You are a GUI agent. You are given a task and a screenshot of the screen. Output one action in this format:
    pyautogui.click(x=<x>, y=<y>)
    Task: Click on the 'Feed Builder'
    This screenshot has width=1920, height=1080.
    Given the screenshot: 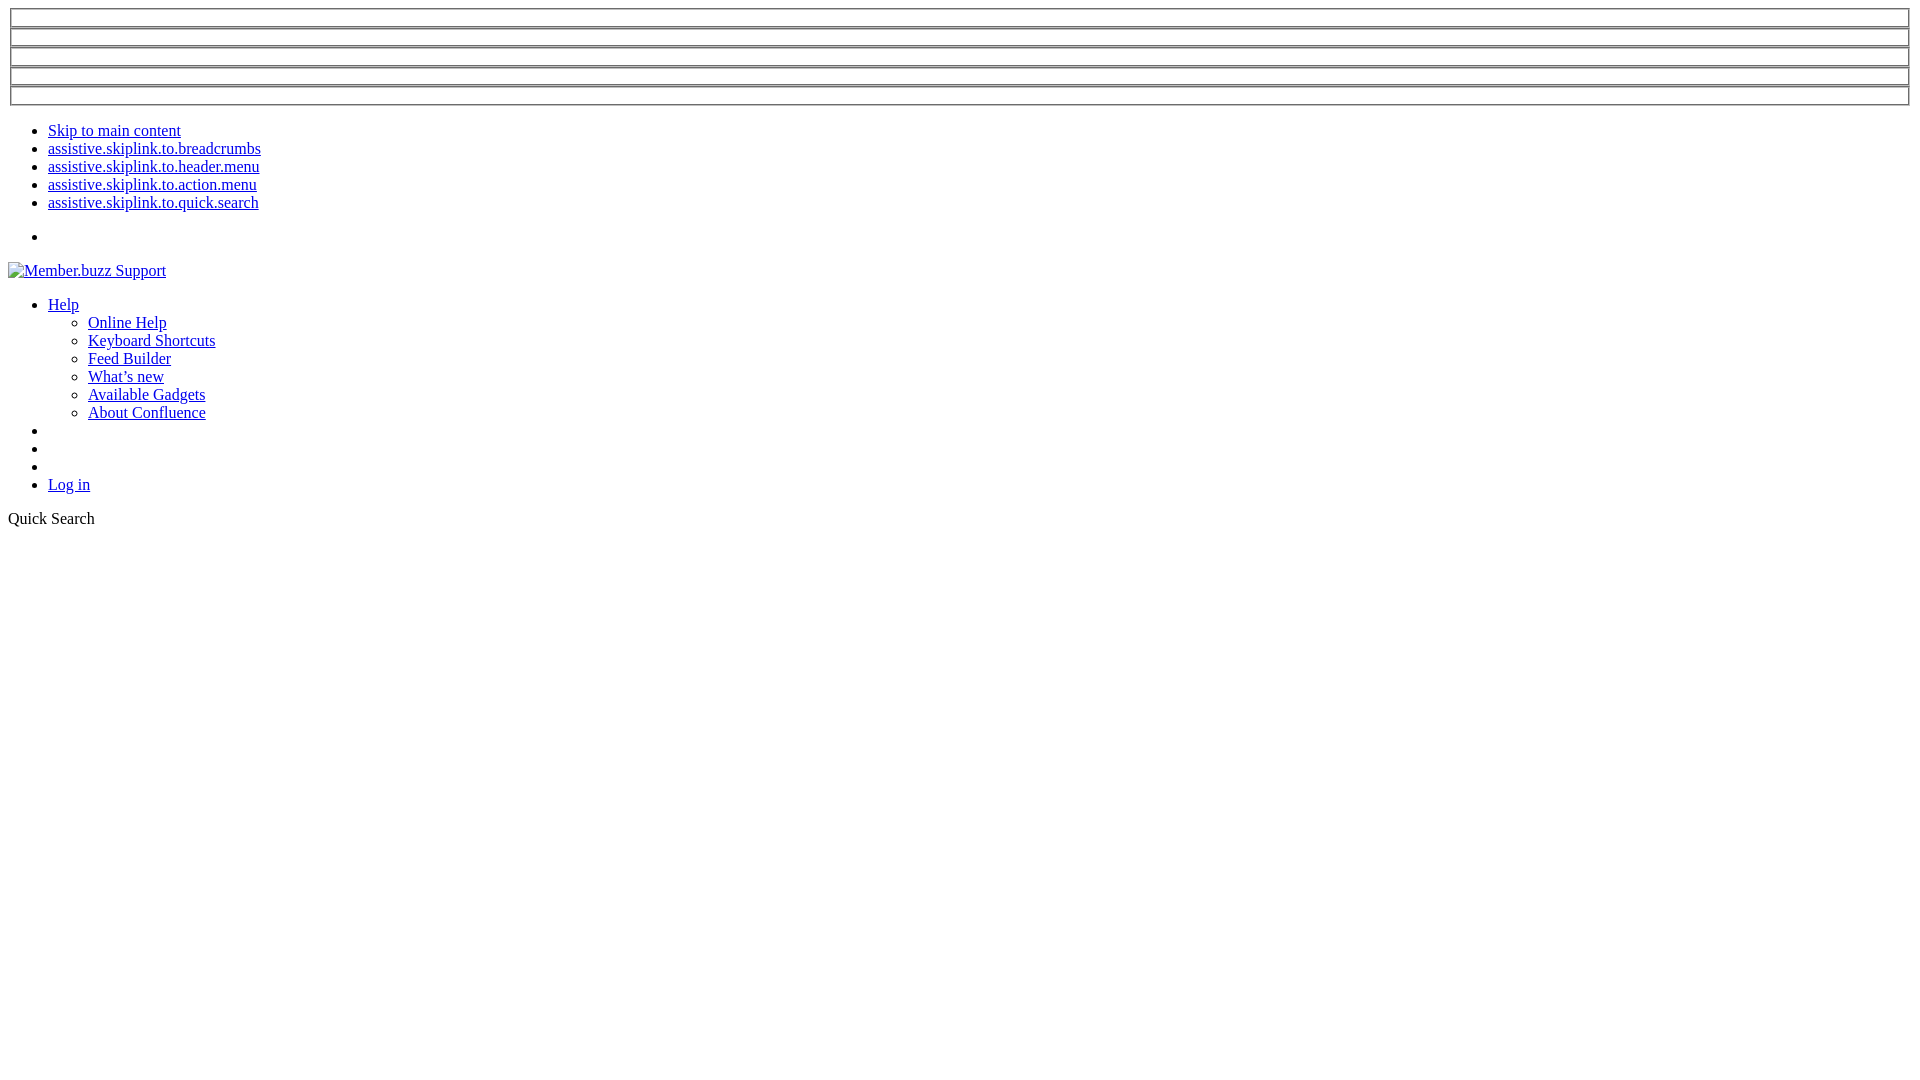 What is the action you would take?
    pyautogui.click(x=86, y=357)
    